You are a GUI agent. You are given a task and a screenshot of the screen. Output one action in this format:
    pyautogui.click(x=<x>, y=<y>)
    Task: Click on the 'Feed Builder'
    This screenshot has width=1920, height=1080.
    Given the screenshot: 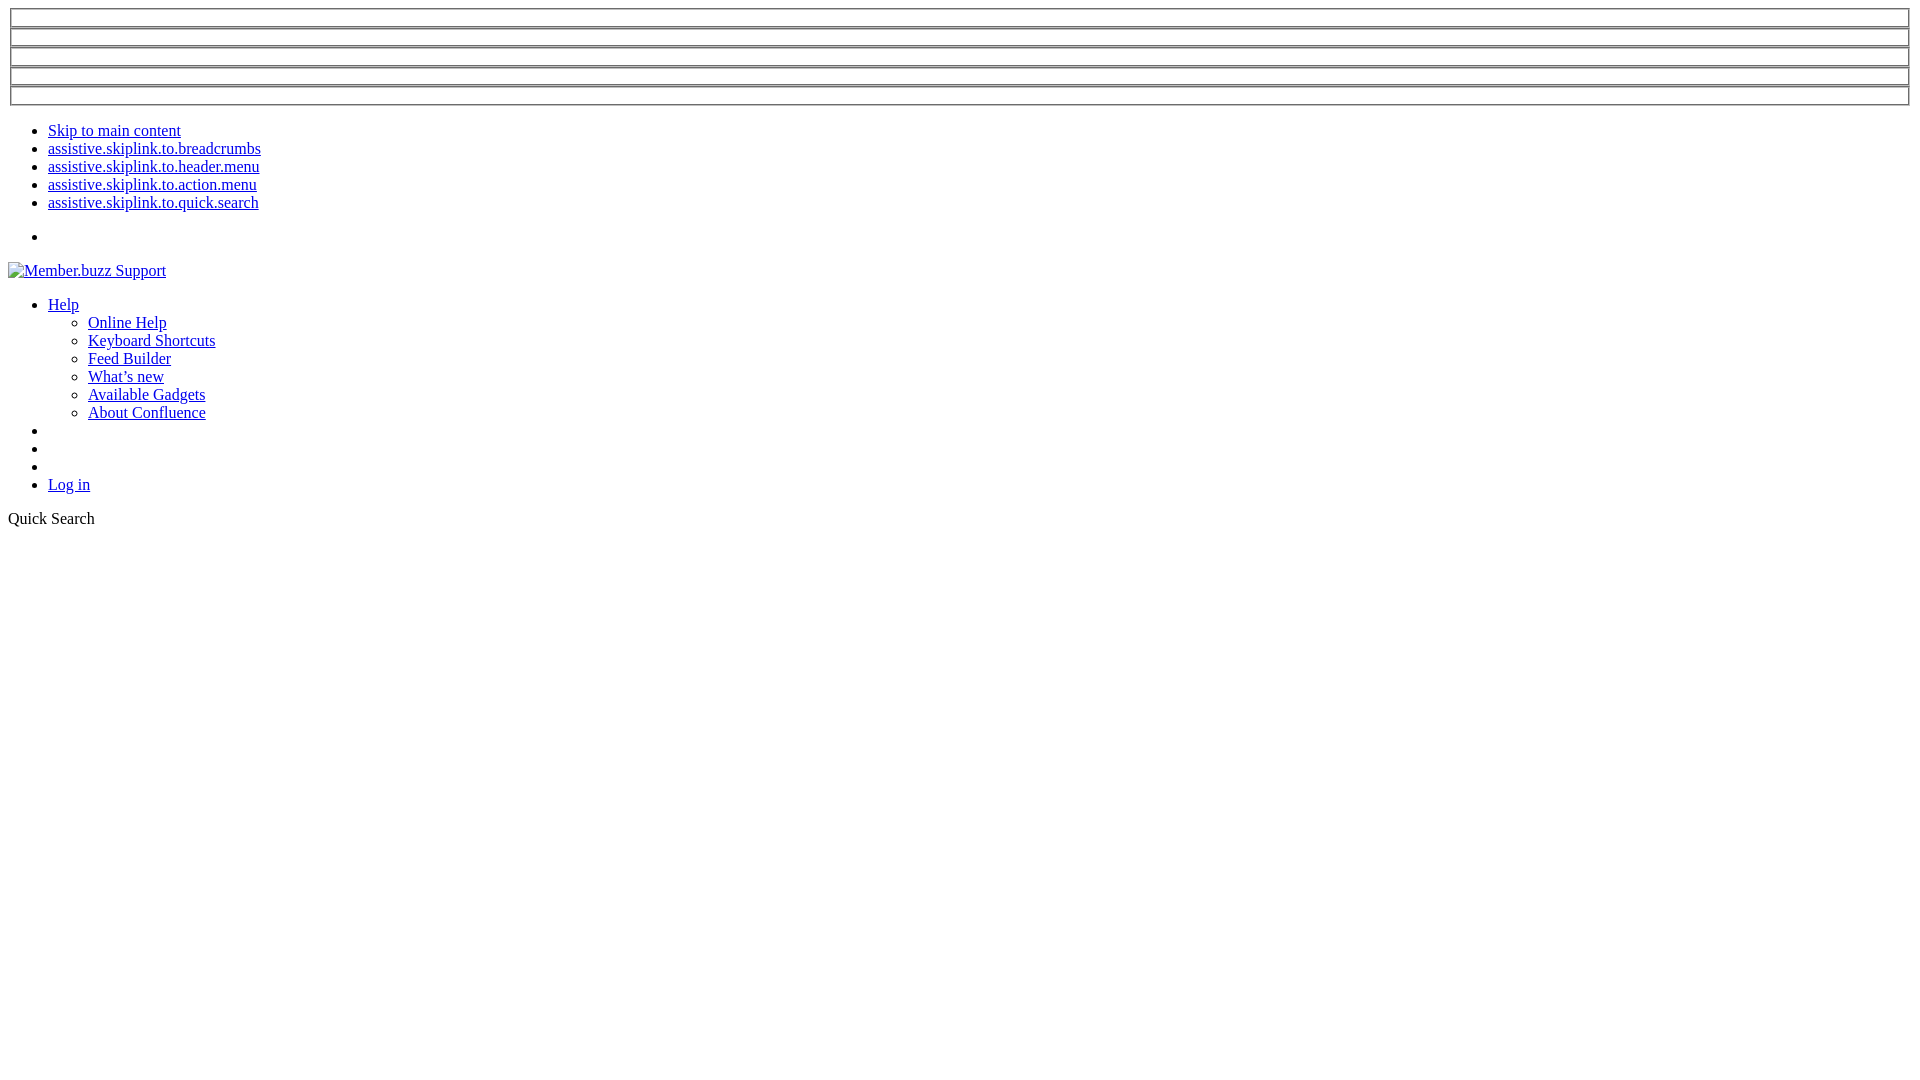 What is the action you would take?
    pyautogui.click(x=86, y=357)
    